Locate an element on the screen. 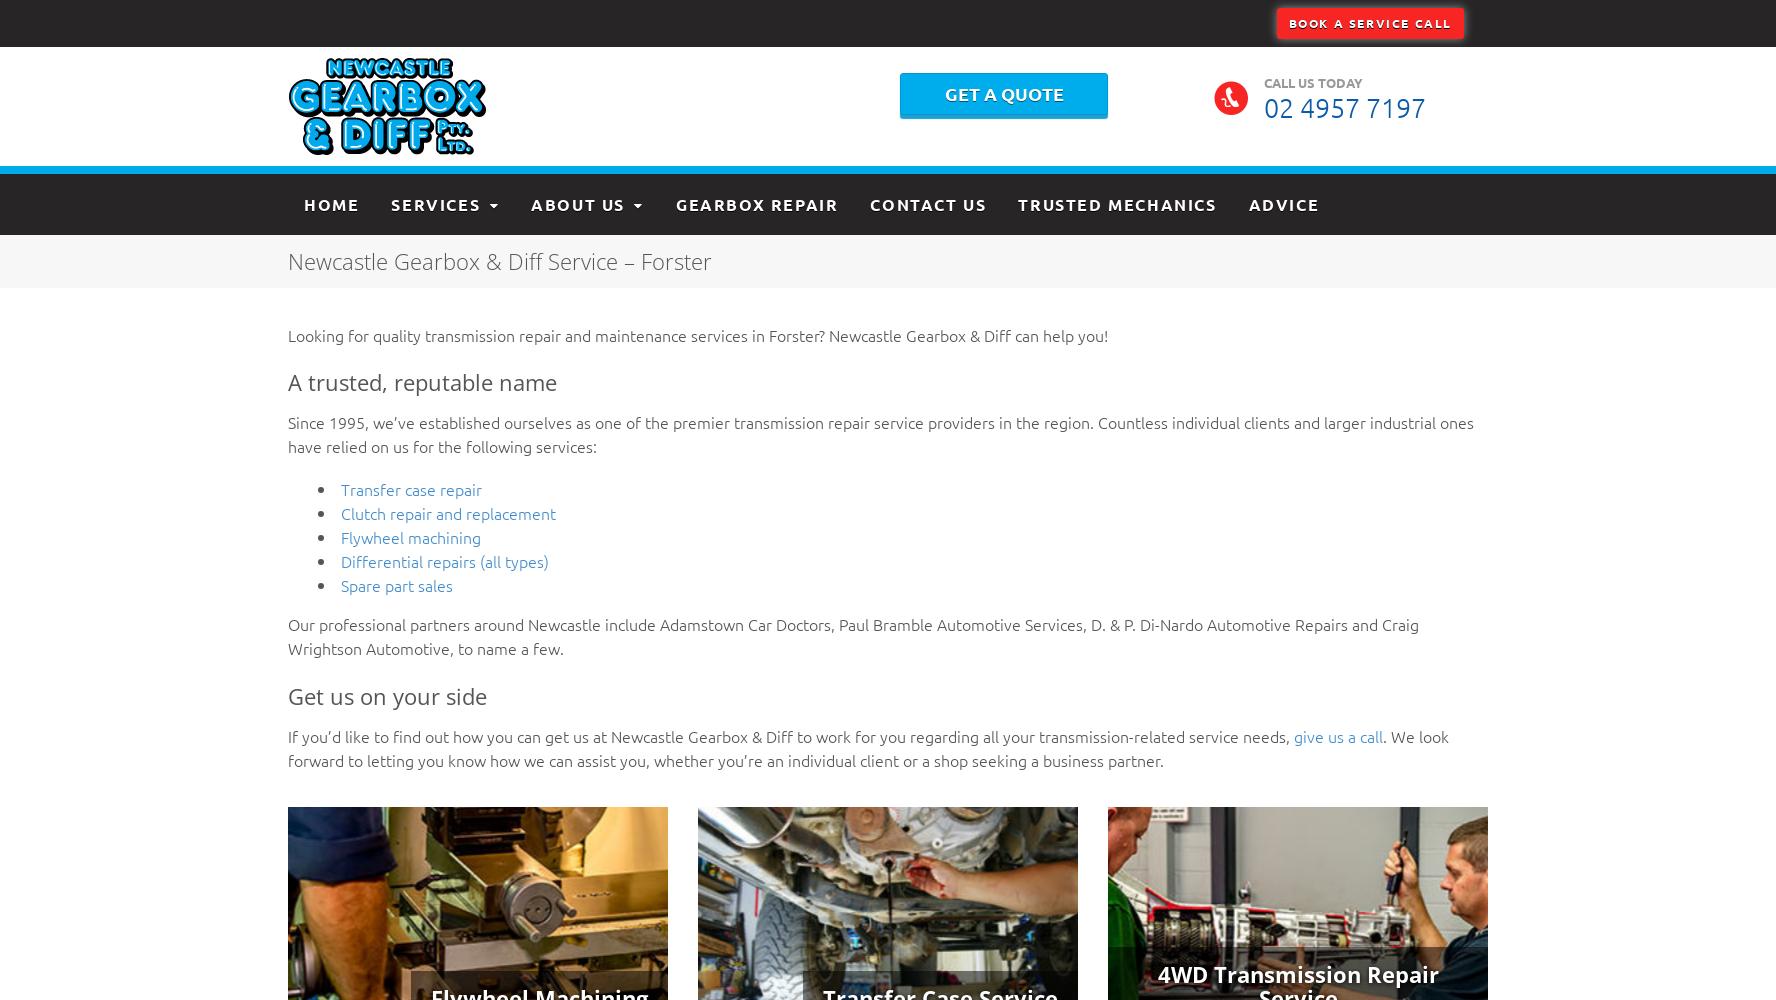 The height and width of the screenshot is (1000, 1776). 'Since 1995, we’ve established ourselves as one of the premier transmission repair service providers in the region. Countless individual clients and larger industrial ones have relied on us for the following services:' is located at coordinates (881, 434).